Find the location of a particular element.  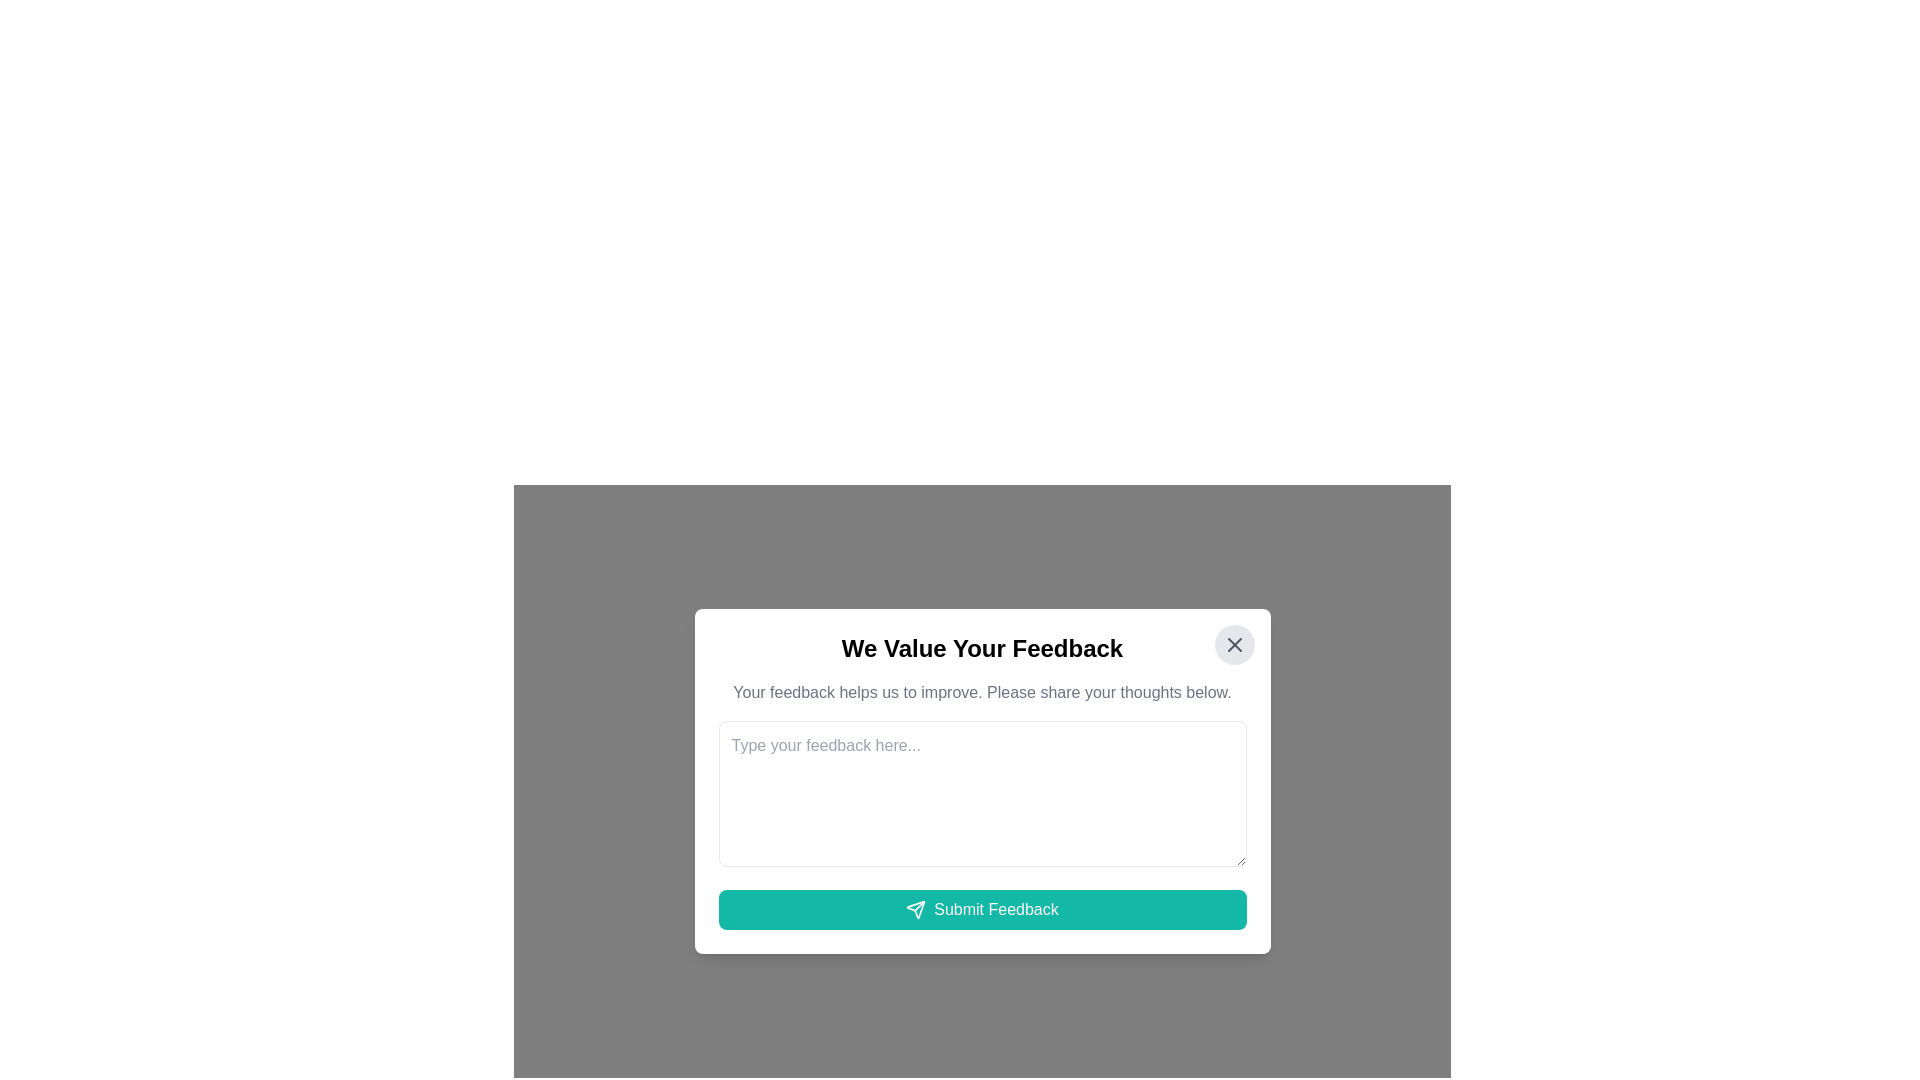

the feedback submission button located at the bottom of the feedback form is located at coordinates (982, 910).